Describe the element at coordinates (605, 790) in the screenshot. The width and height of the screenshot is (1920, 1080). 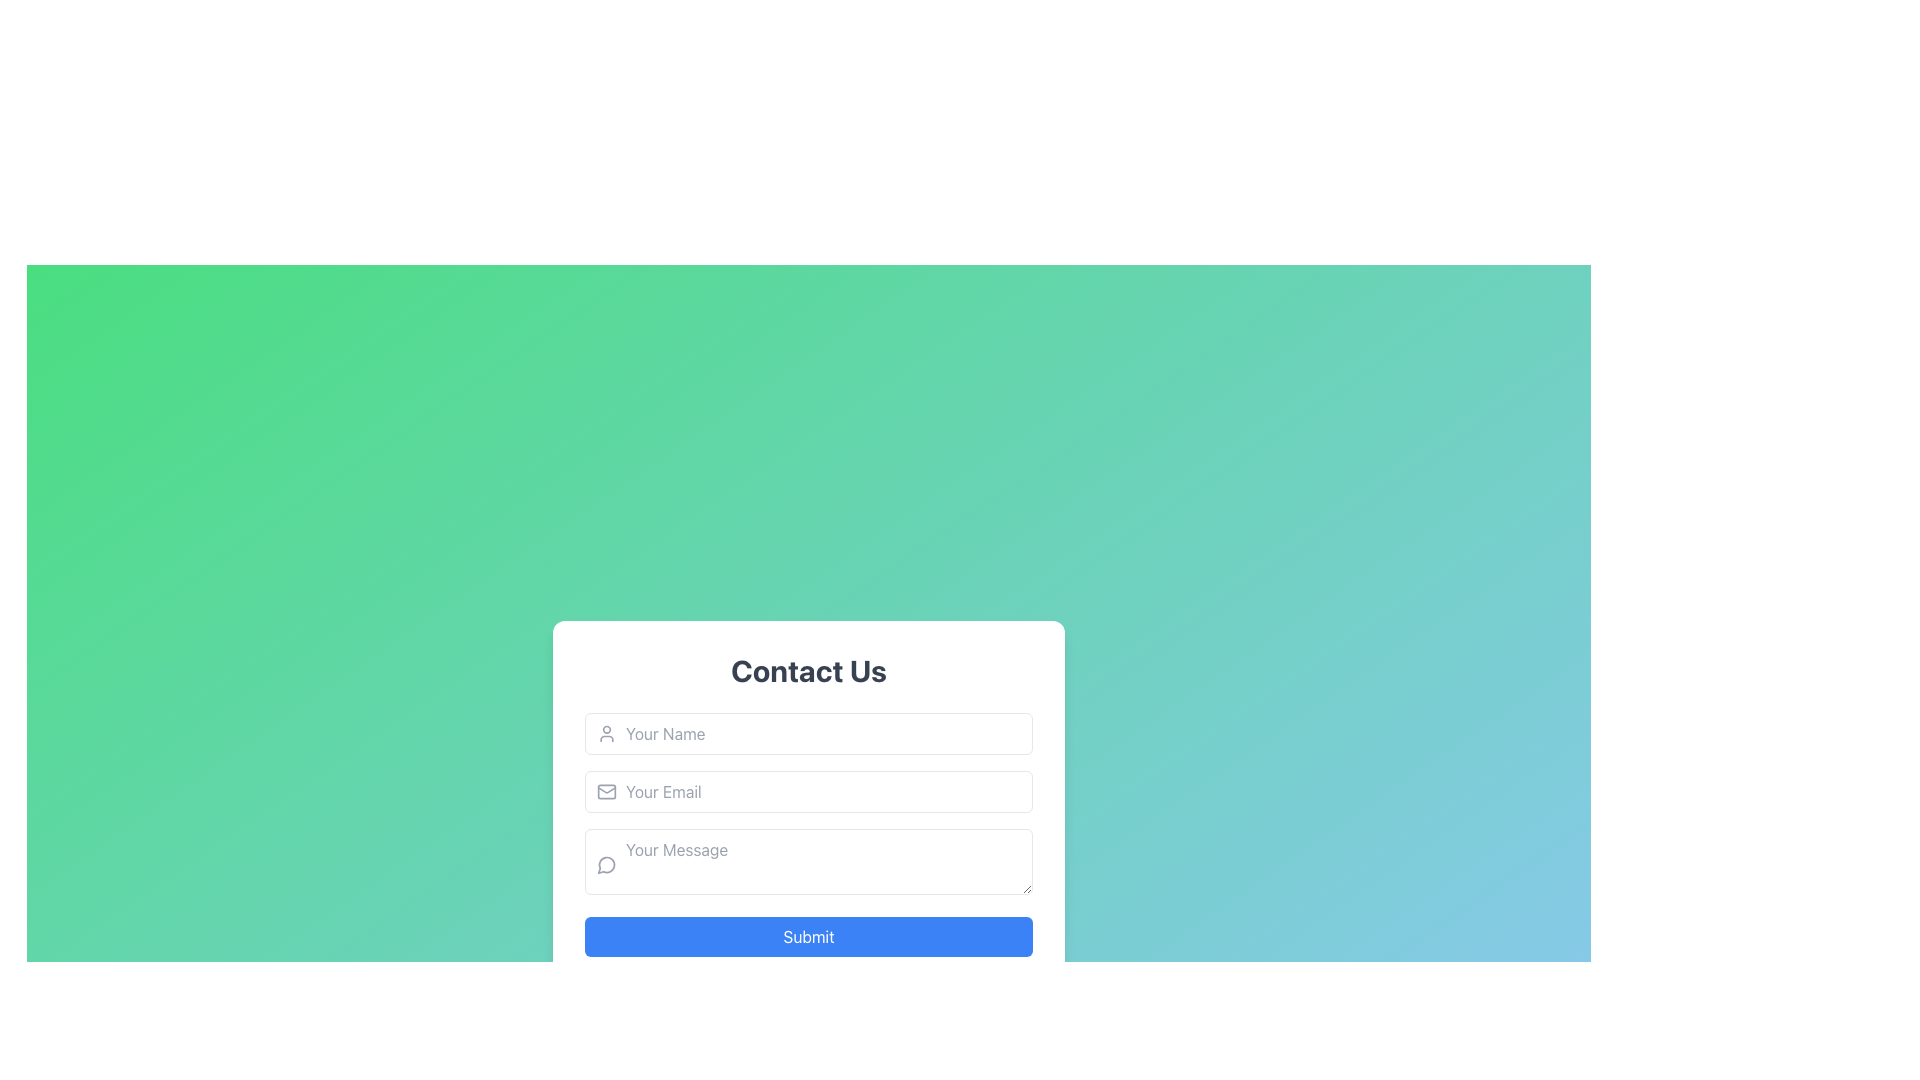
I see `the email icon located inside the 'Your Email' input field, positioned near the left edge and slightly above the vertical centerline` at that location.